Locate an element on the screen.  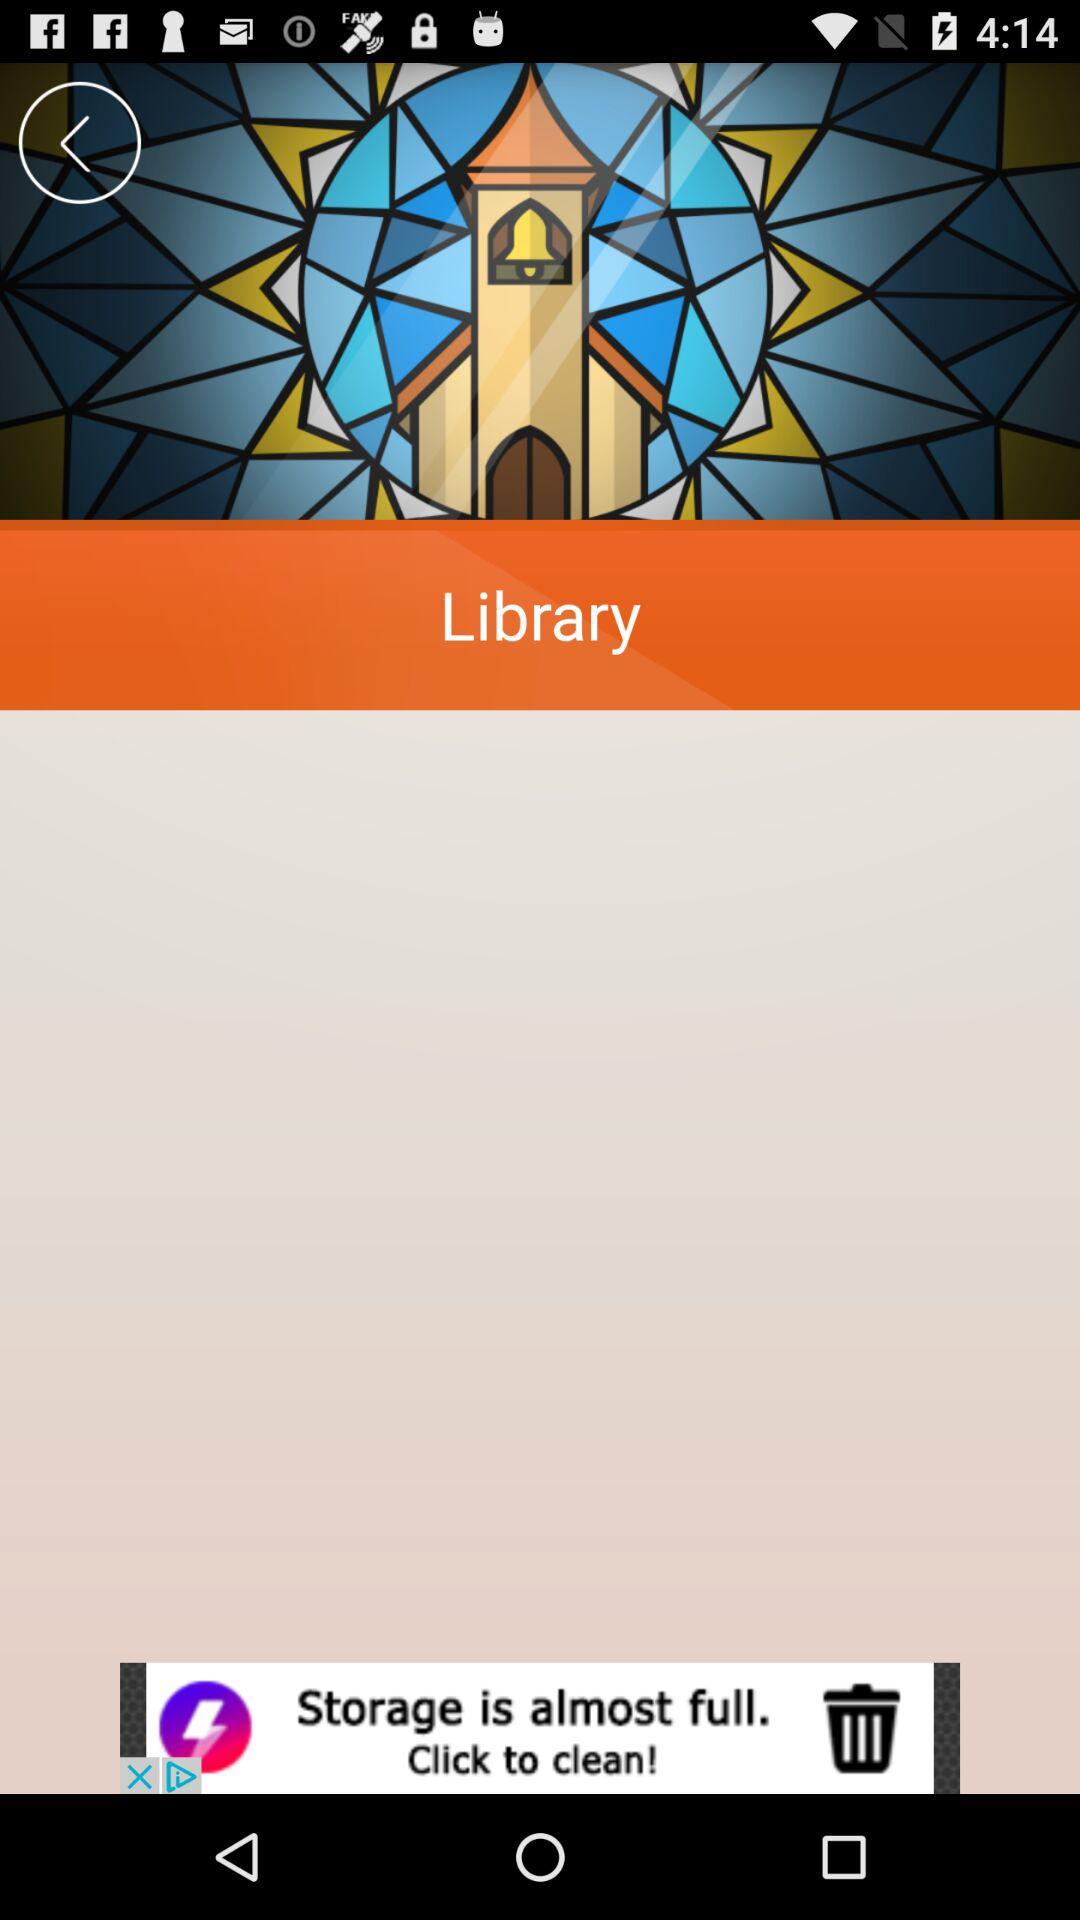
open an advertisement is located at coordinates (540, 1727).